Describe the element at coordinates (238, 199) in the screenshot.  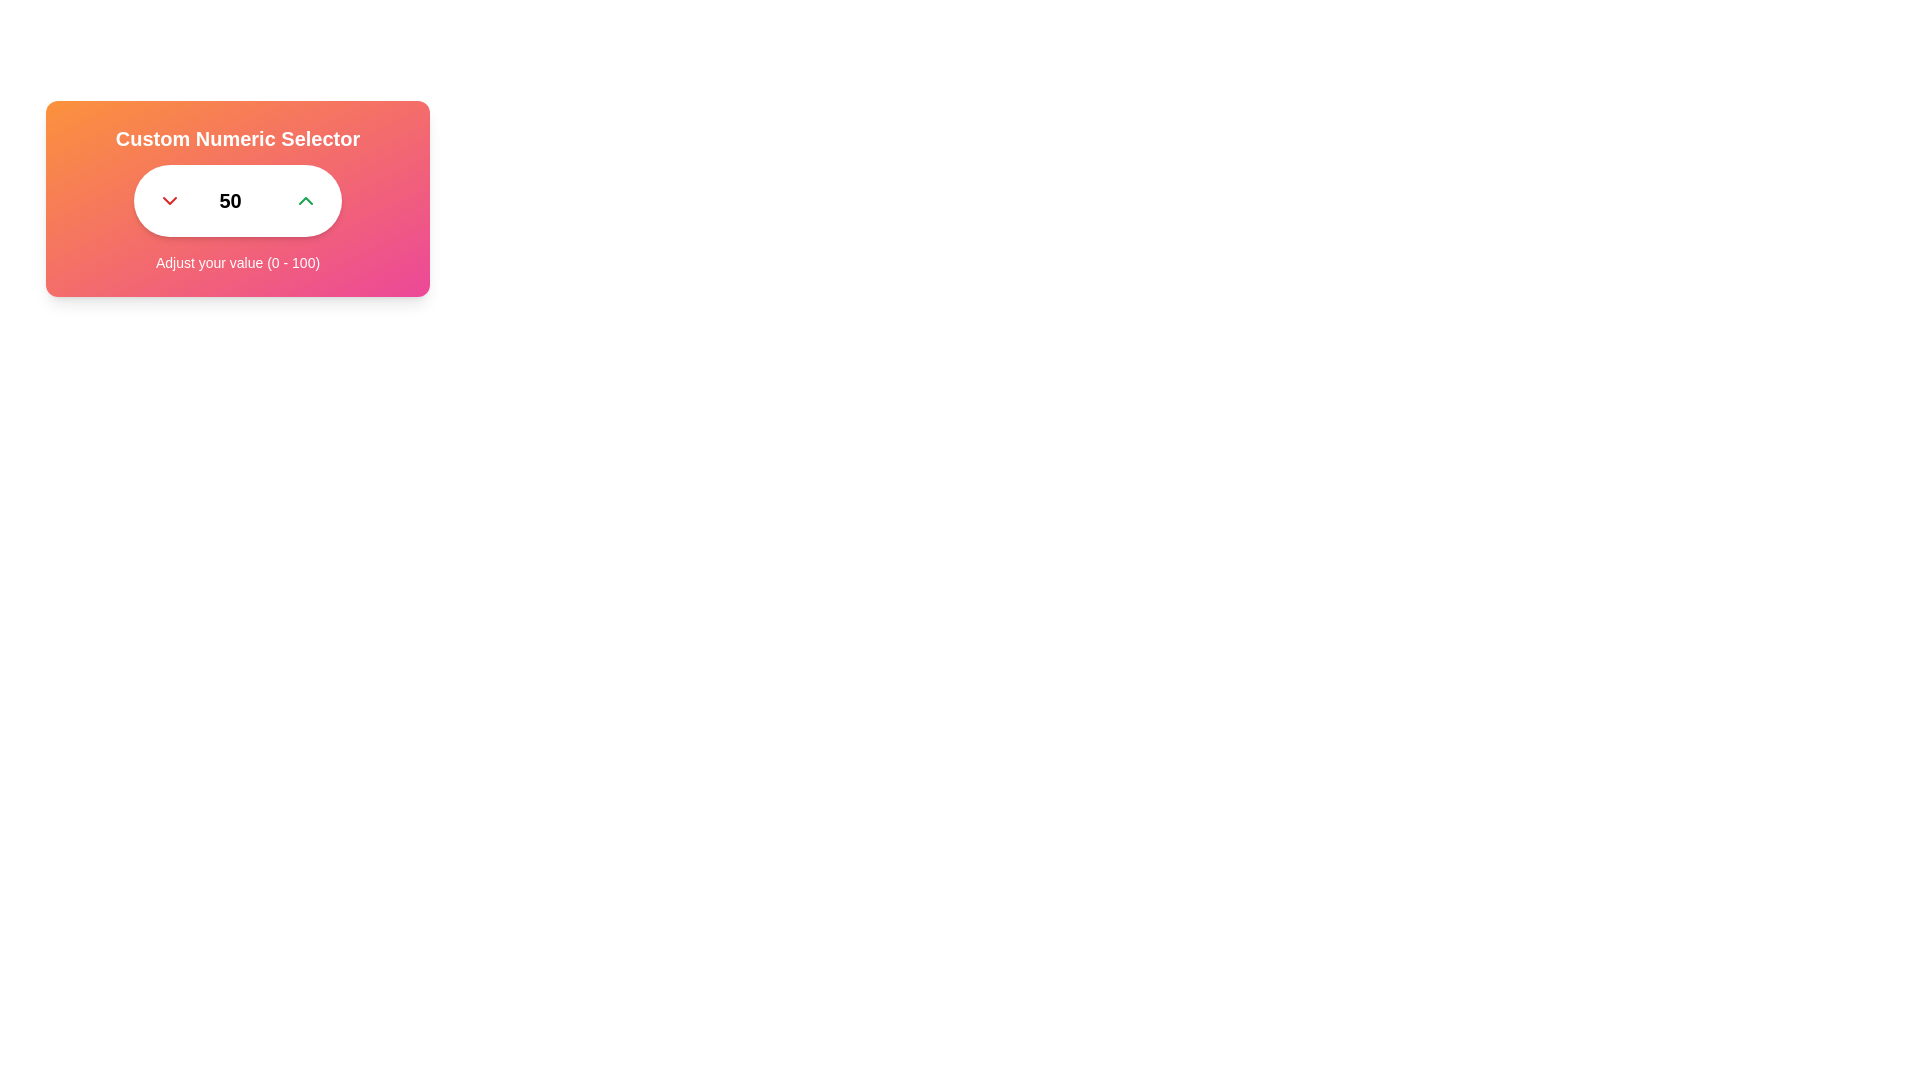
I see `the 'Custom Numeric Selector' component, which features a gradient background and displays the title in bold white text, to interact with the numeric selector` at that location.